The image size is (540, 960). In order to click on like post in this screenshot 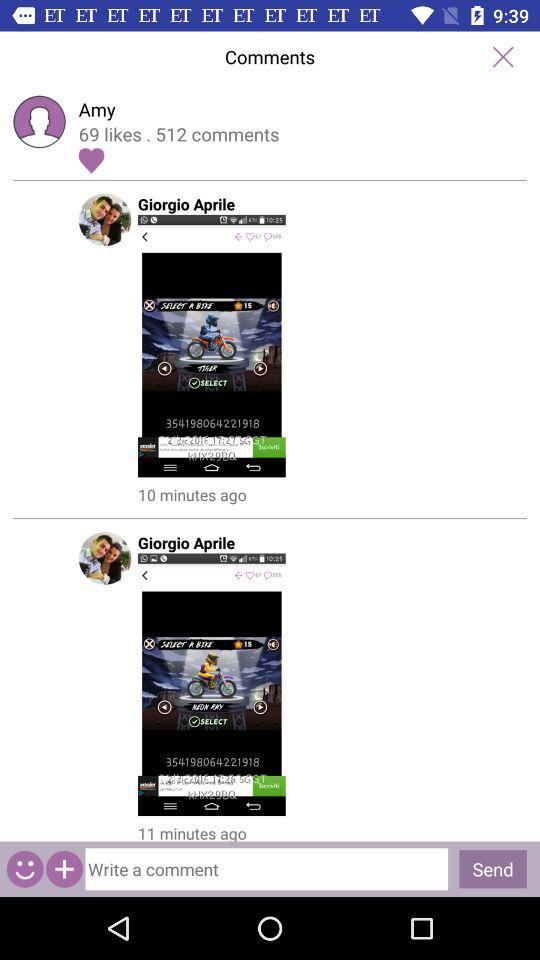, I will do `click(90, 159)`.